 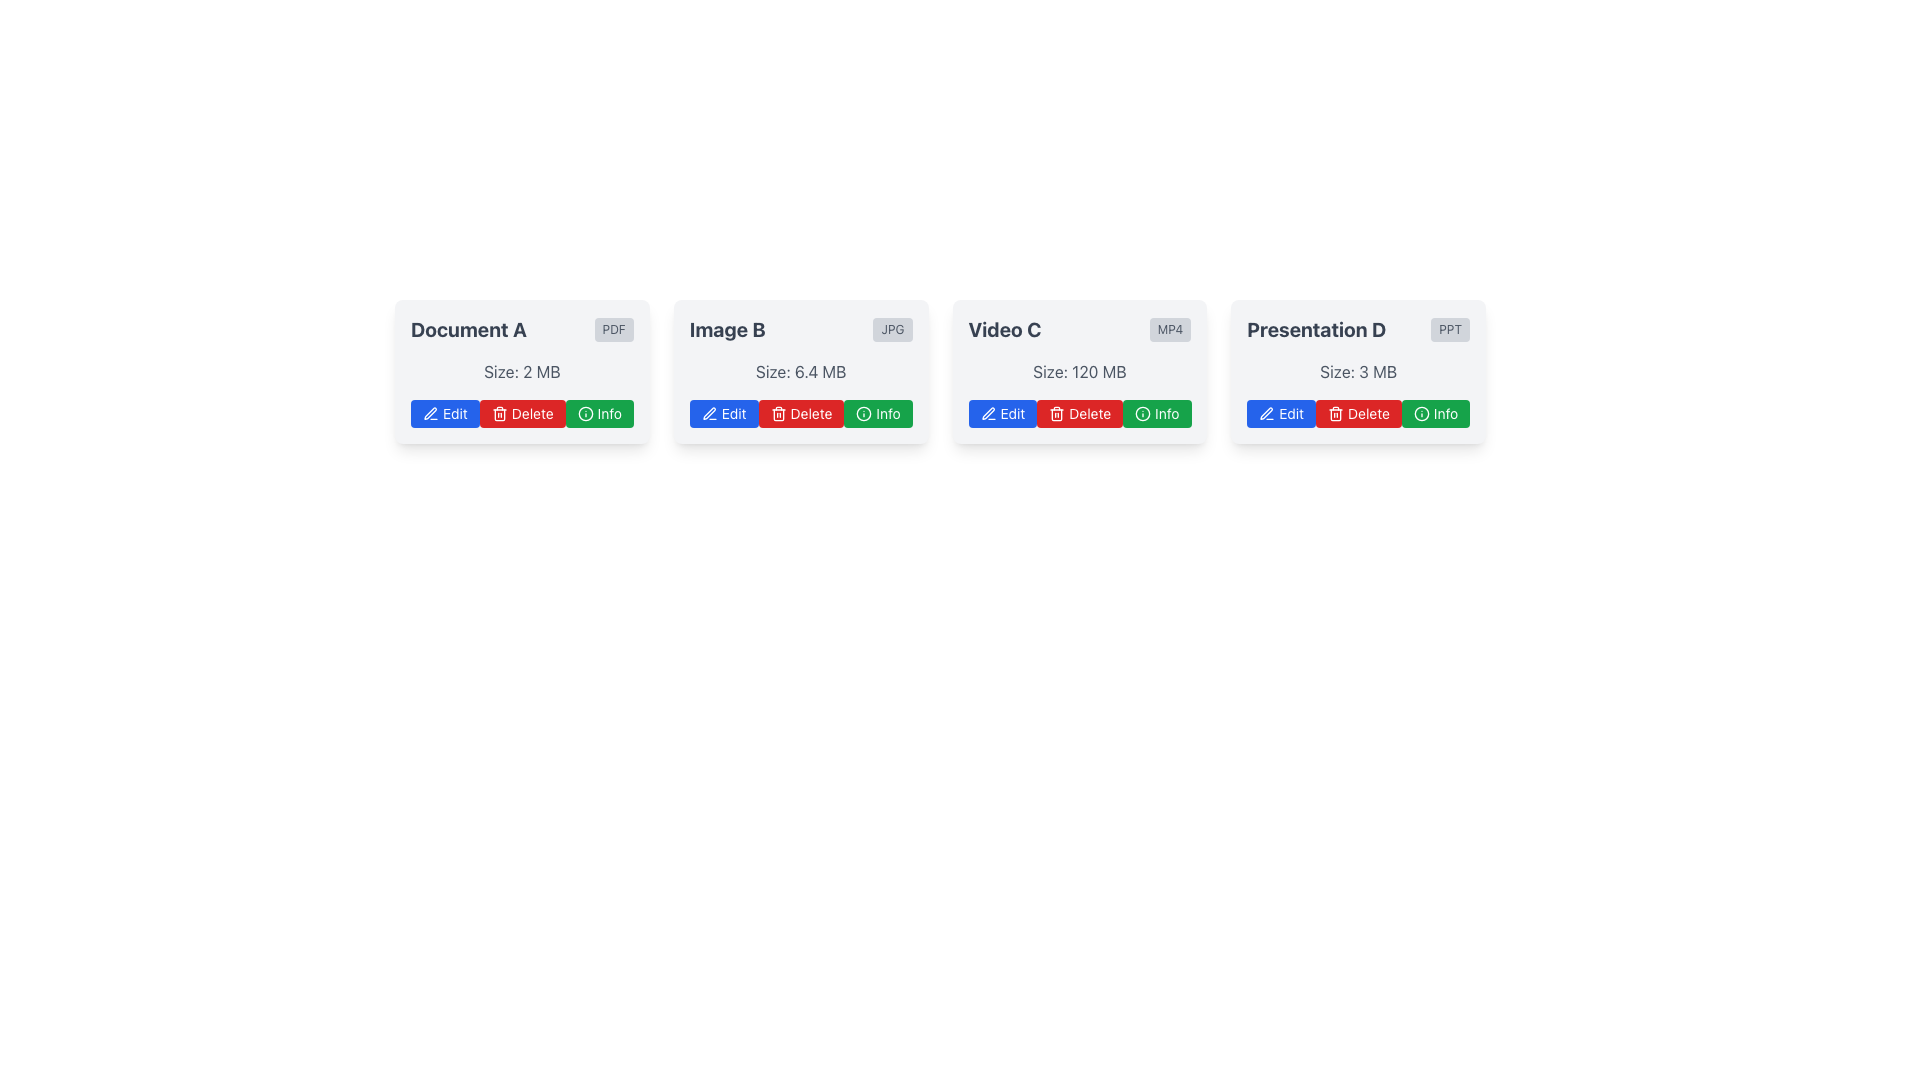 I want to click on the 'Edit' button, which is the leftmost button in the group below 'Image B', so click(x=723, y=412).